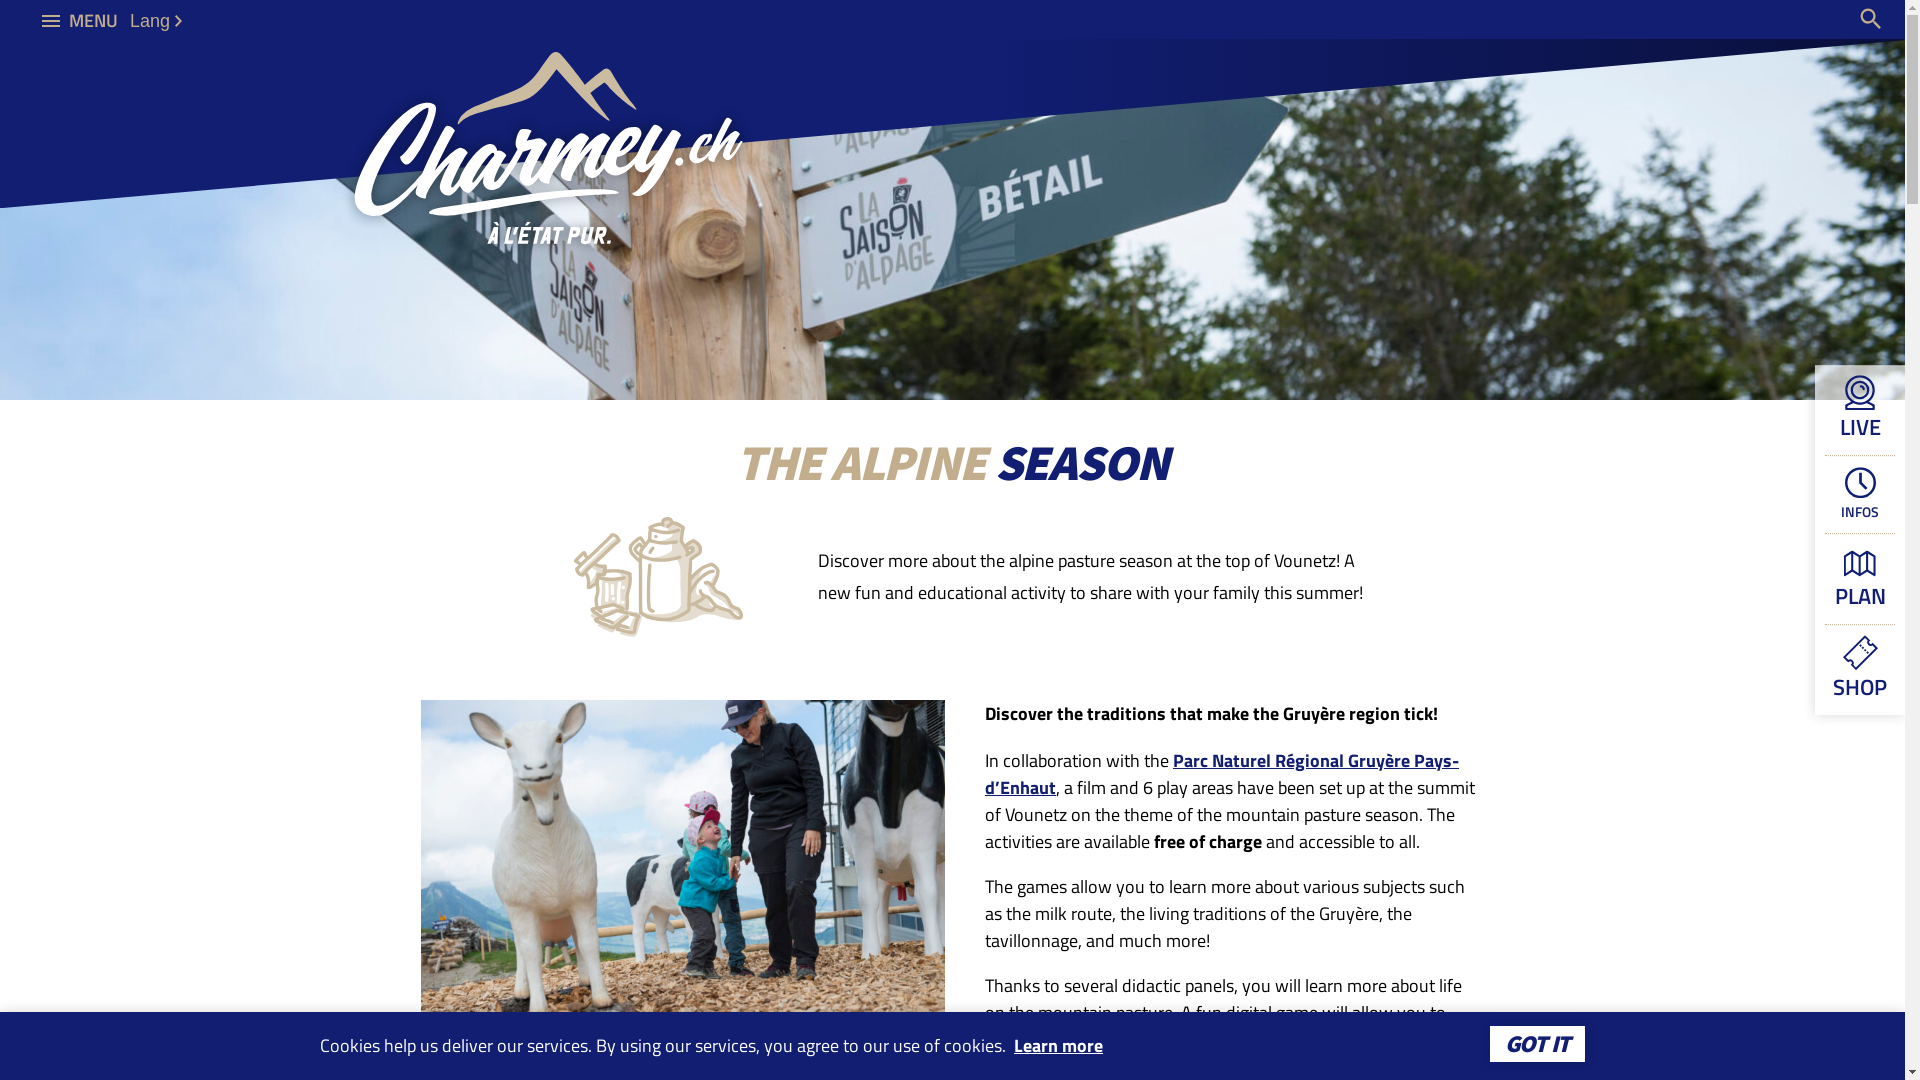 The width and height of the screenshot is (1920, 1080). I want to click on 'Rechercher', so click(1870, 19).